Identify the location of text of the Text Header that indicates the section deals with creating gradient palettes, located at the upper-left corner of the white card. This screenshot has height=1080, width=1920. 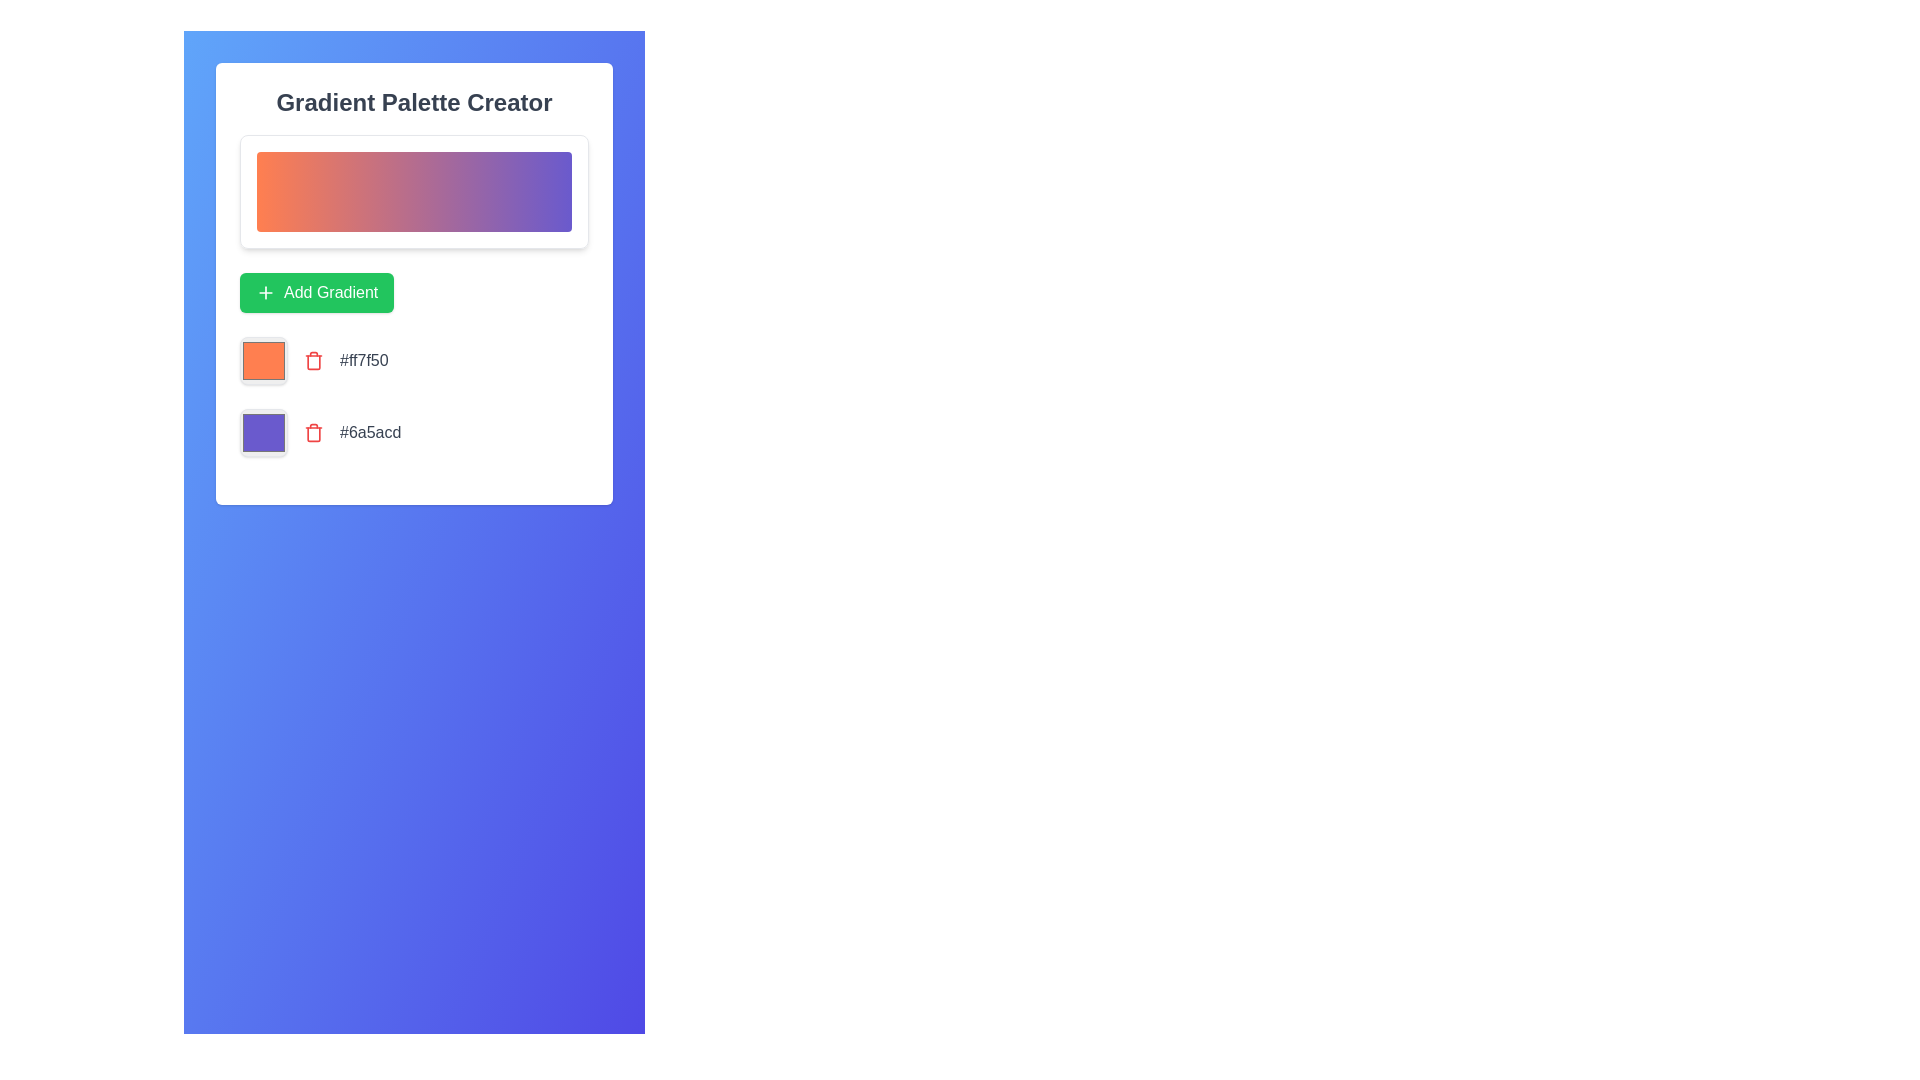
(413, 103).